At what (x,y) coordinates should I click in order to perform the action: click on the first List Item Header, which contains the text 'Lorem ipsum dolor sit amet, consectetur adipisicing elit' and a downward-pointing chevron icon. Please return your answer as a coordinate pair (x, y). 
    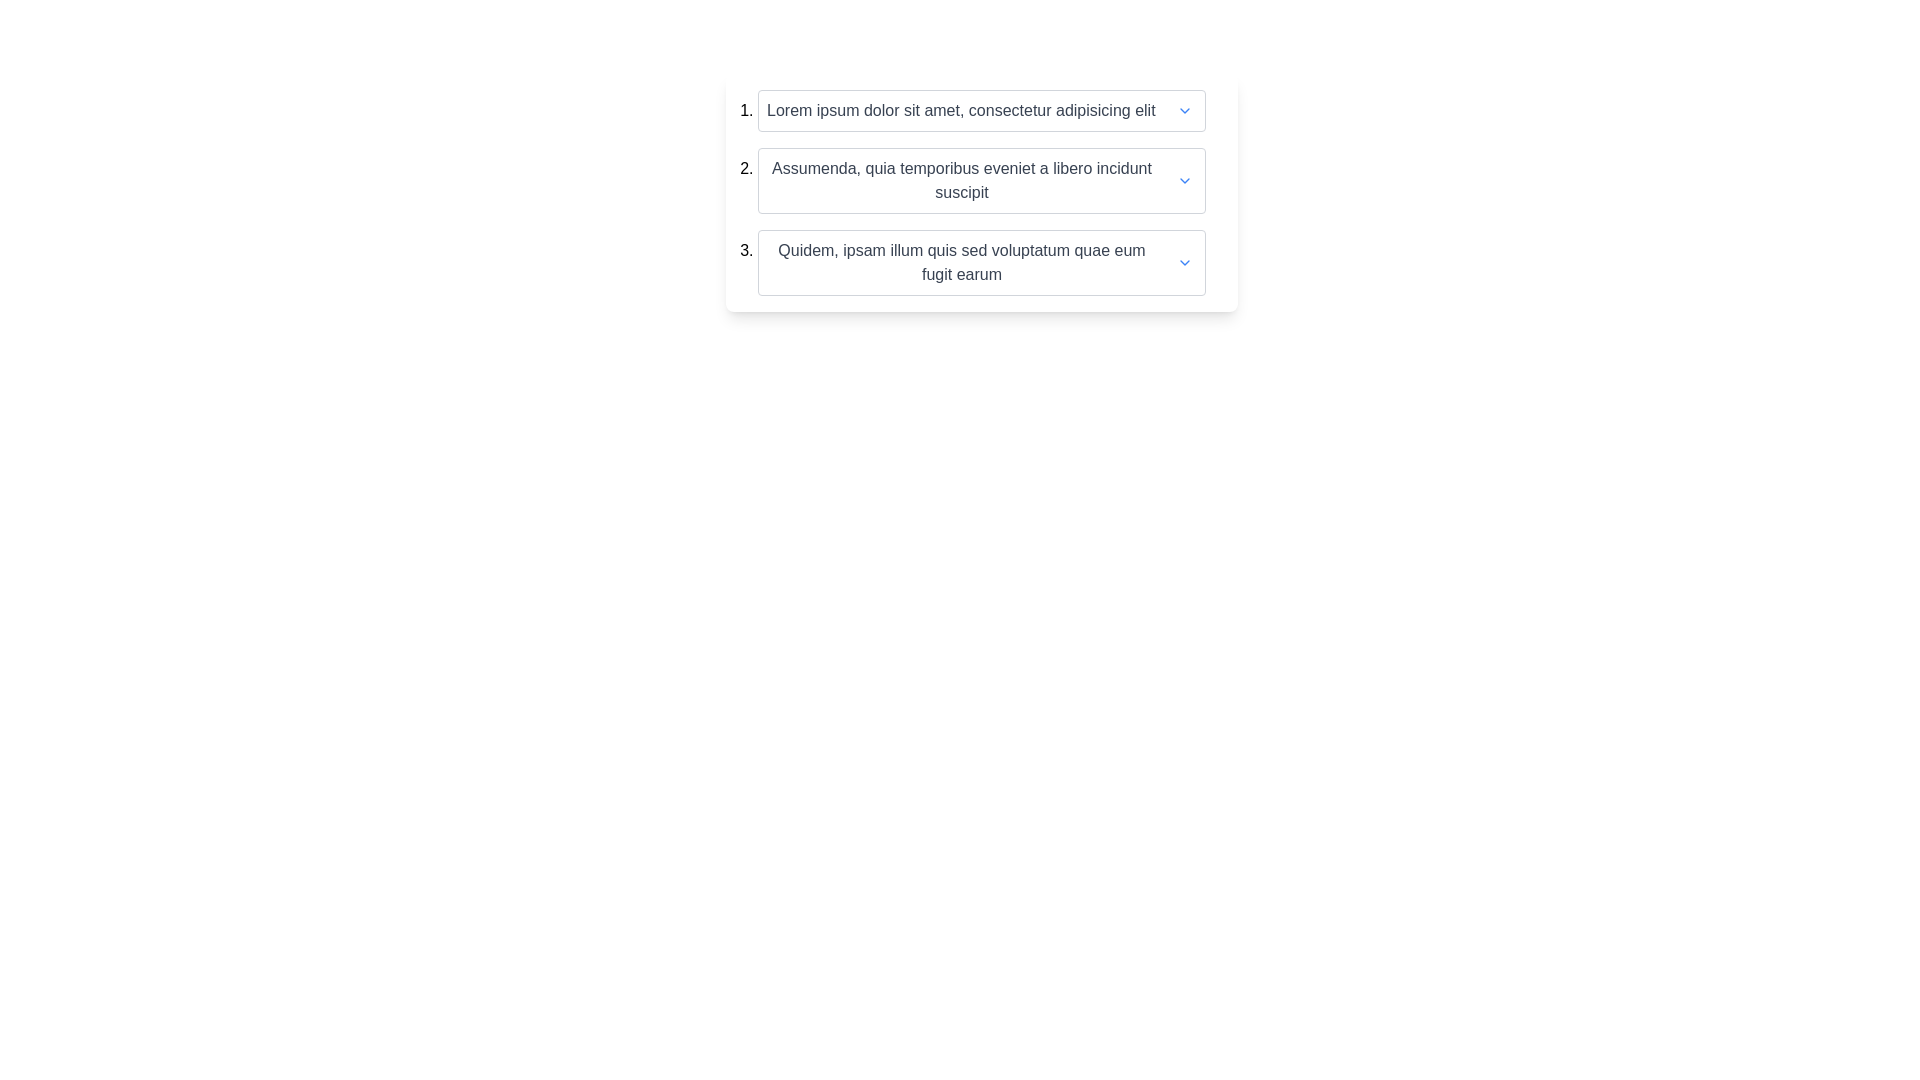
    Looking at the image, I should click on (982, 111).